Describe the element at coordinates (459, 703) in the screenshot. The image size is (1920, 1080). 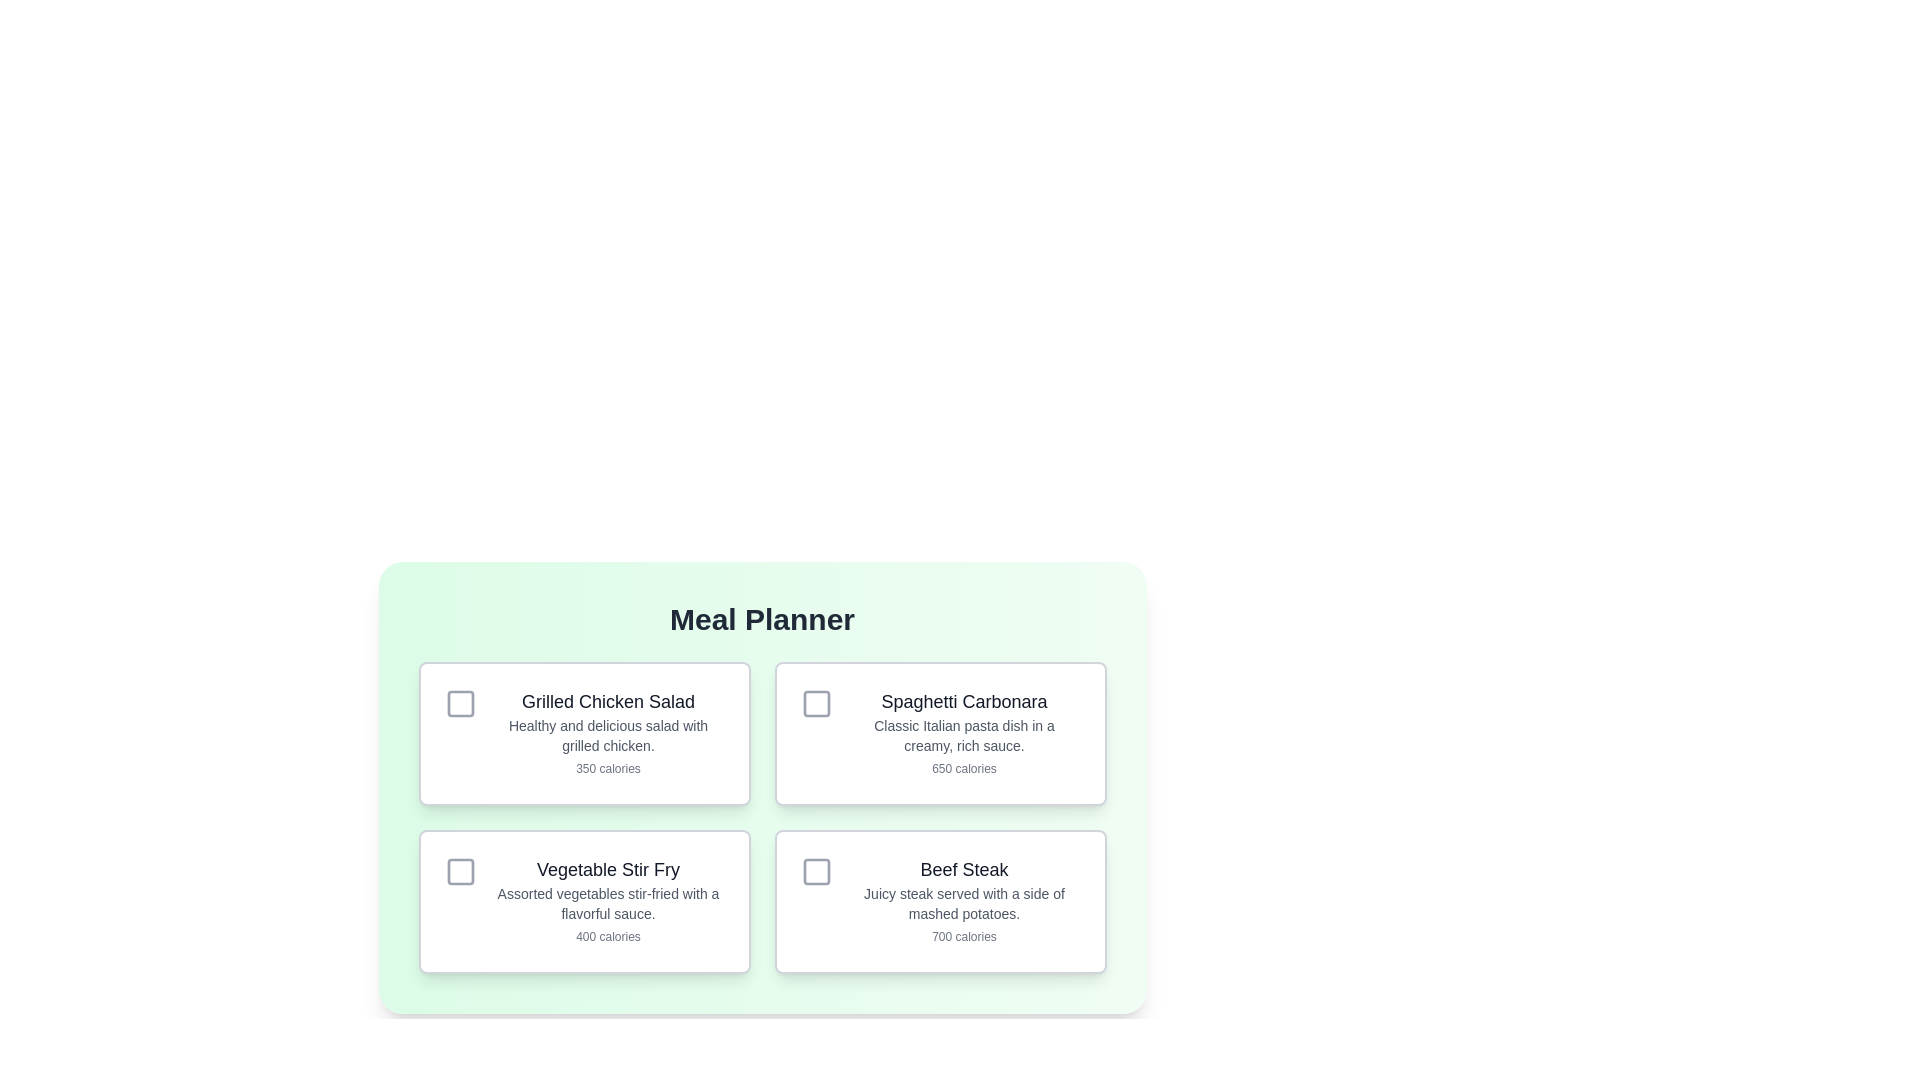
I see `the checkbox located in the top-left corner of the card for 'Grilled Chicken Salad'` at that location.